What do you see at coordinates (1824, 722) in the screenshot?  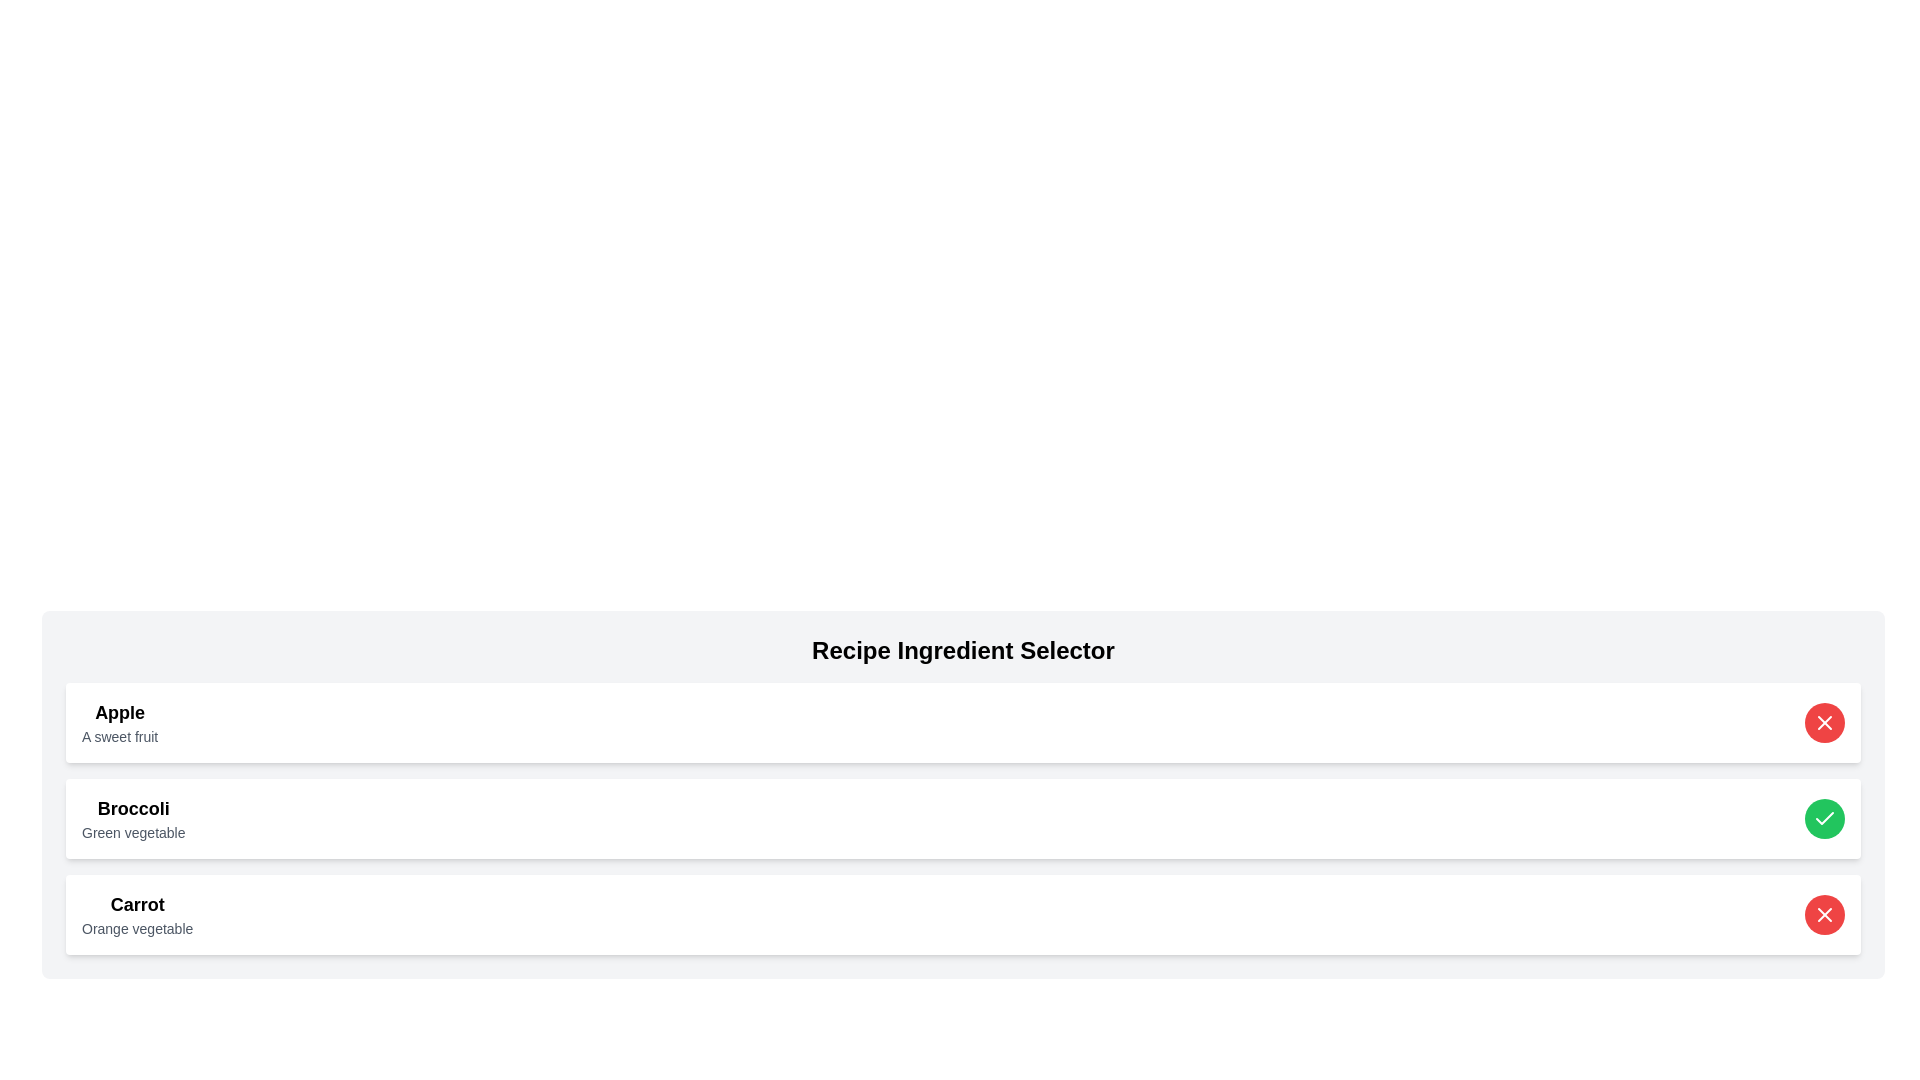 I see `the red circular button with a white 'X' icon located at the far right of the list item labeled 'Apple A sweet fruit'` at bounding box center [1824, 722].